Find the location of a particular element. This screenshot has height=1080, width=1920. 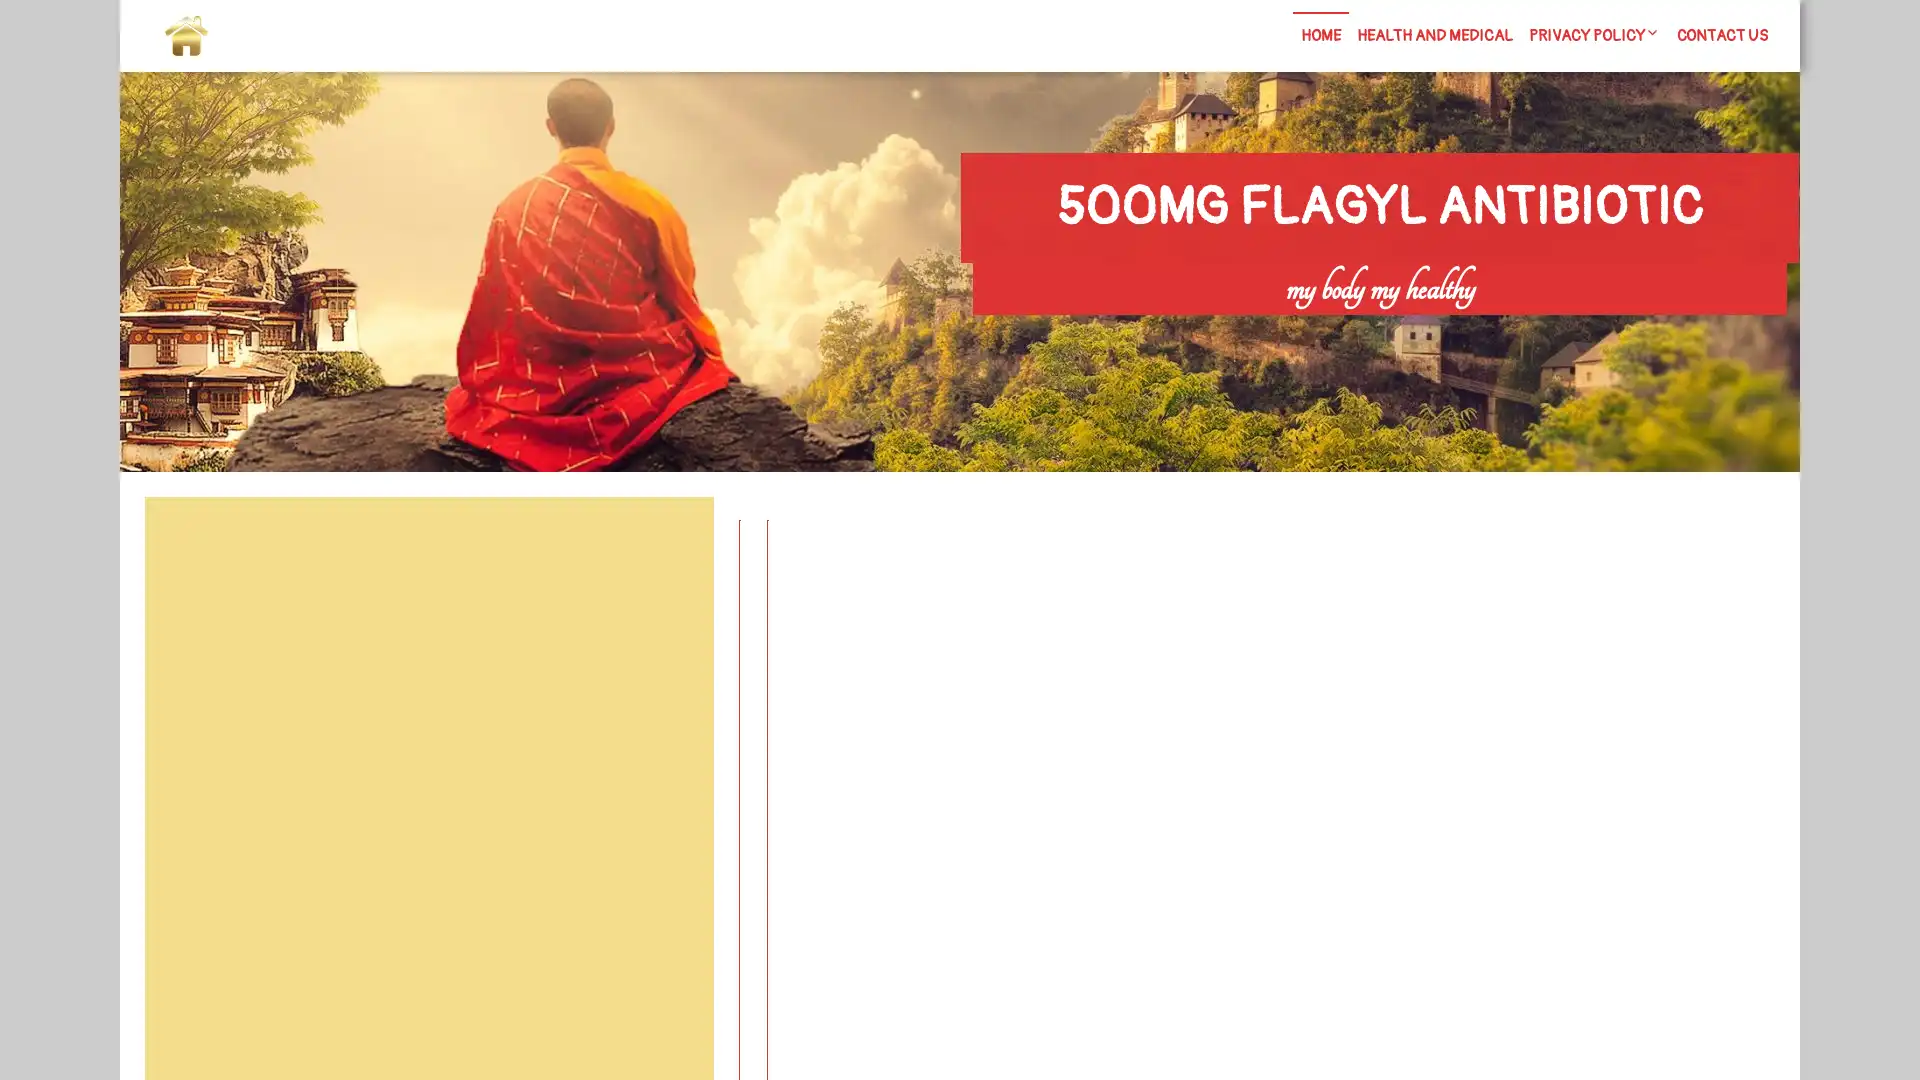

Search is located at coordinates (1557, 327).